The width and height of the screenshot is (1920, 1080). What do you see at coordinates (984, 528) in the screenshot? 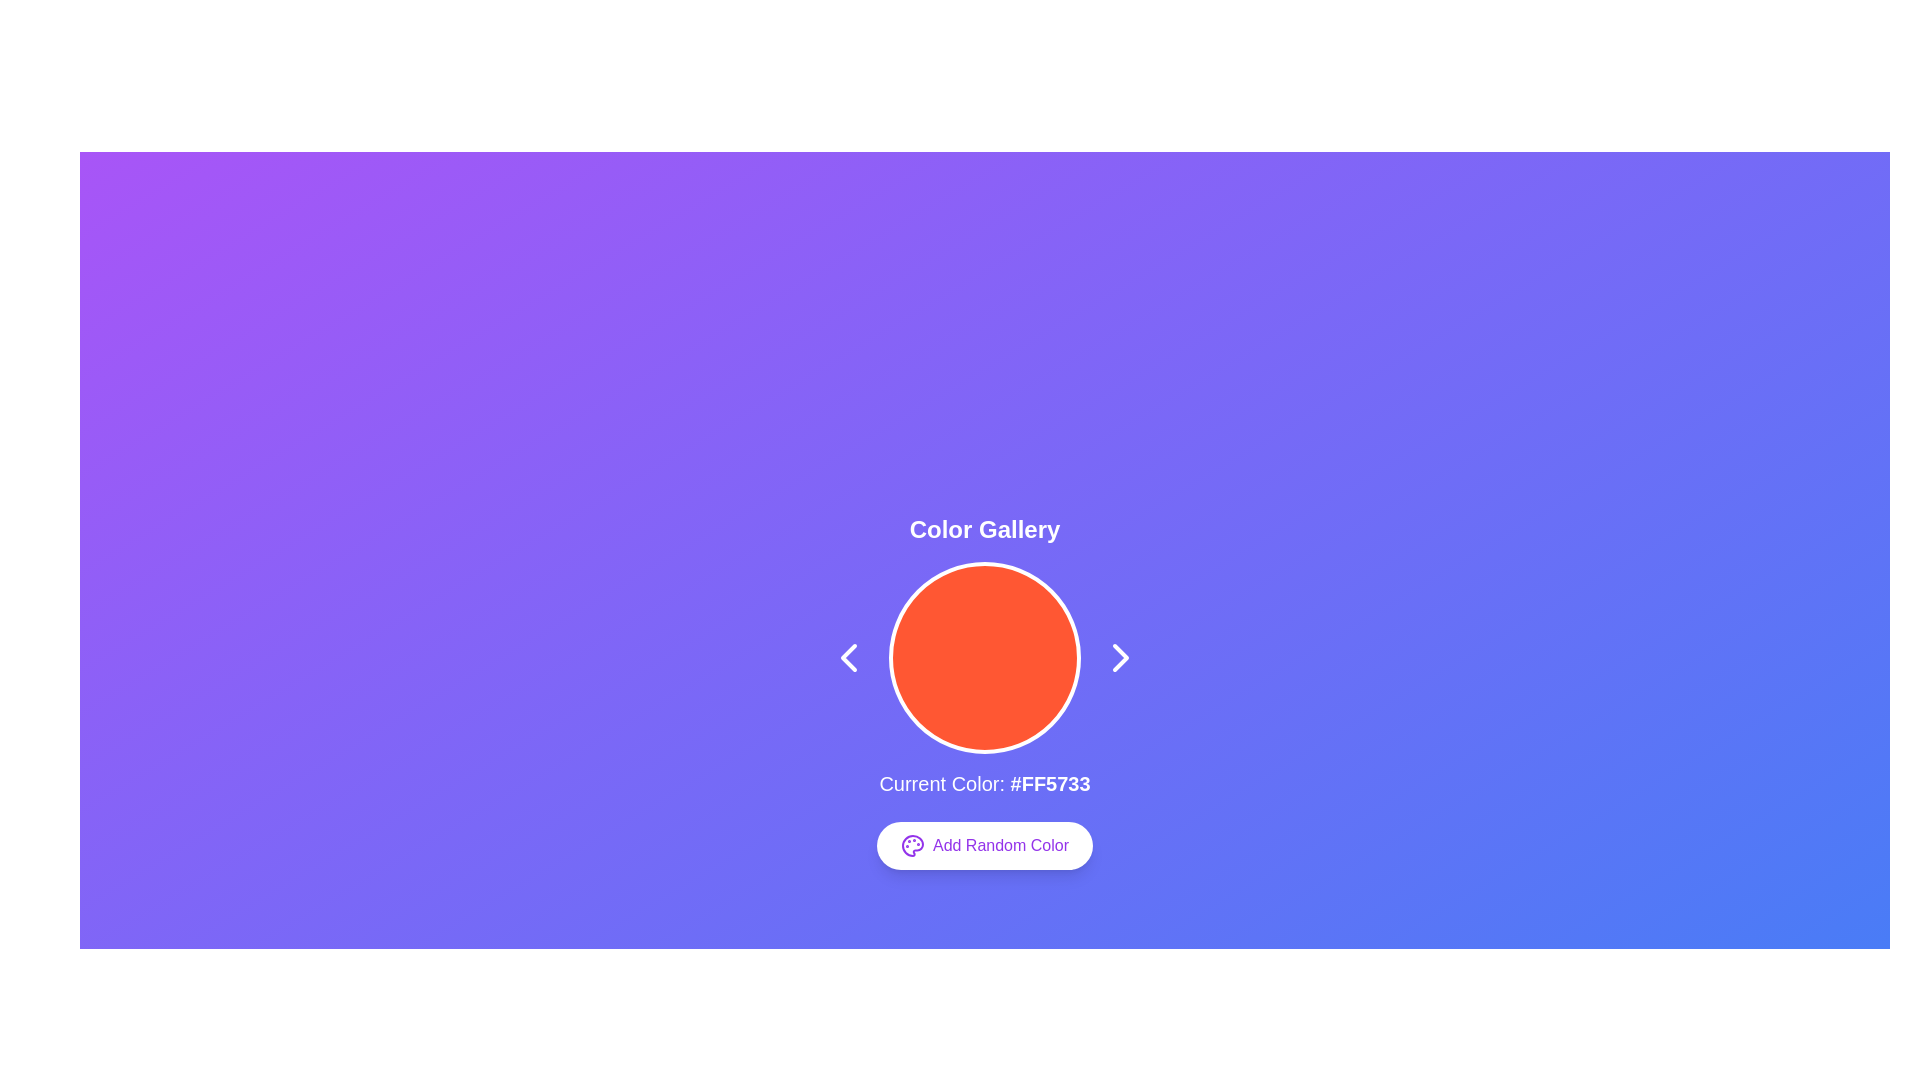
I see `the 'Color Gallery' text header, which is styled in bold white font against a purple to blue gradient background, located at the top of the central content area` at bounding box center [984, 528].